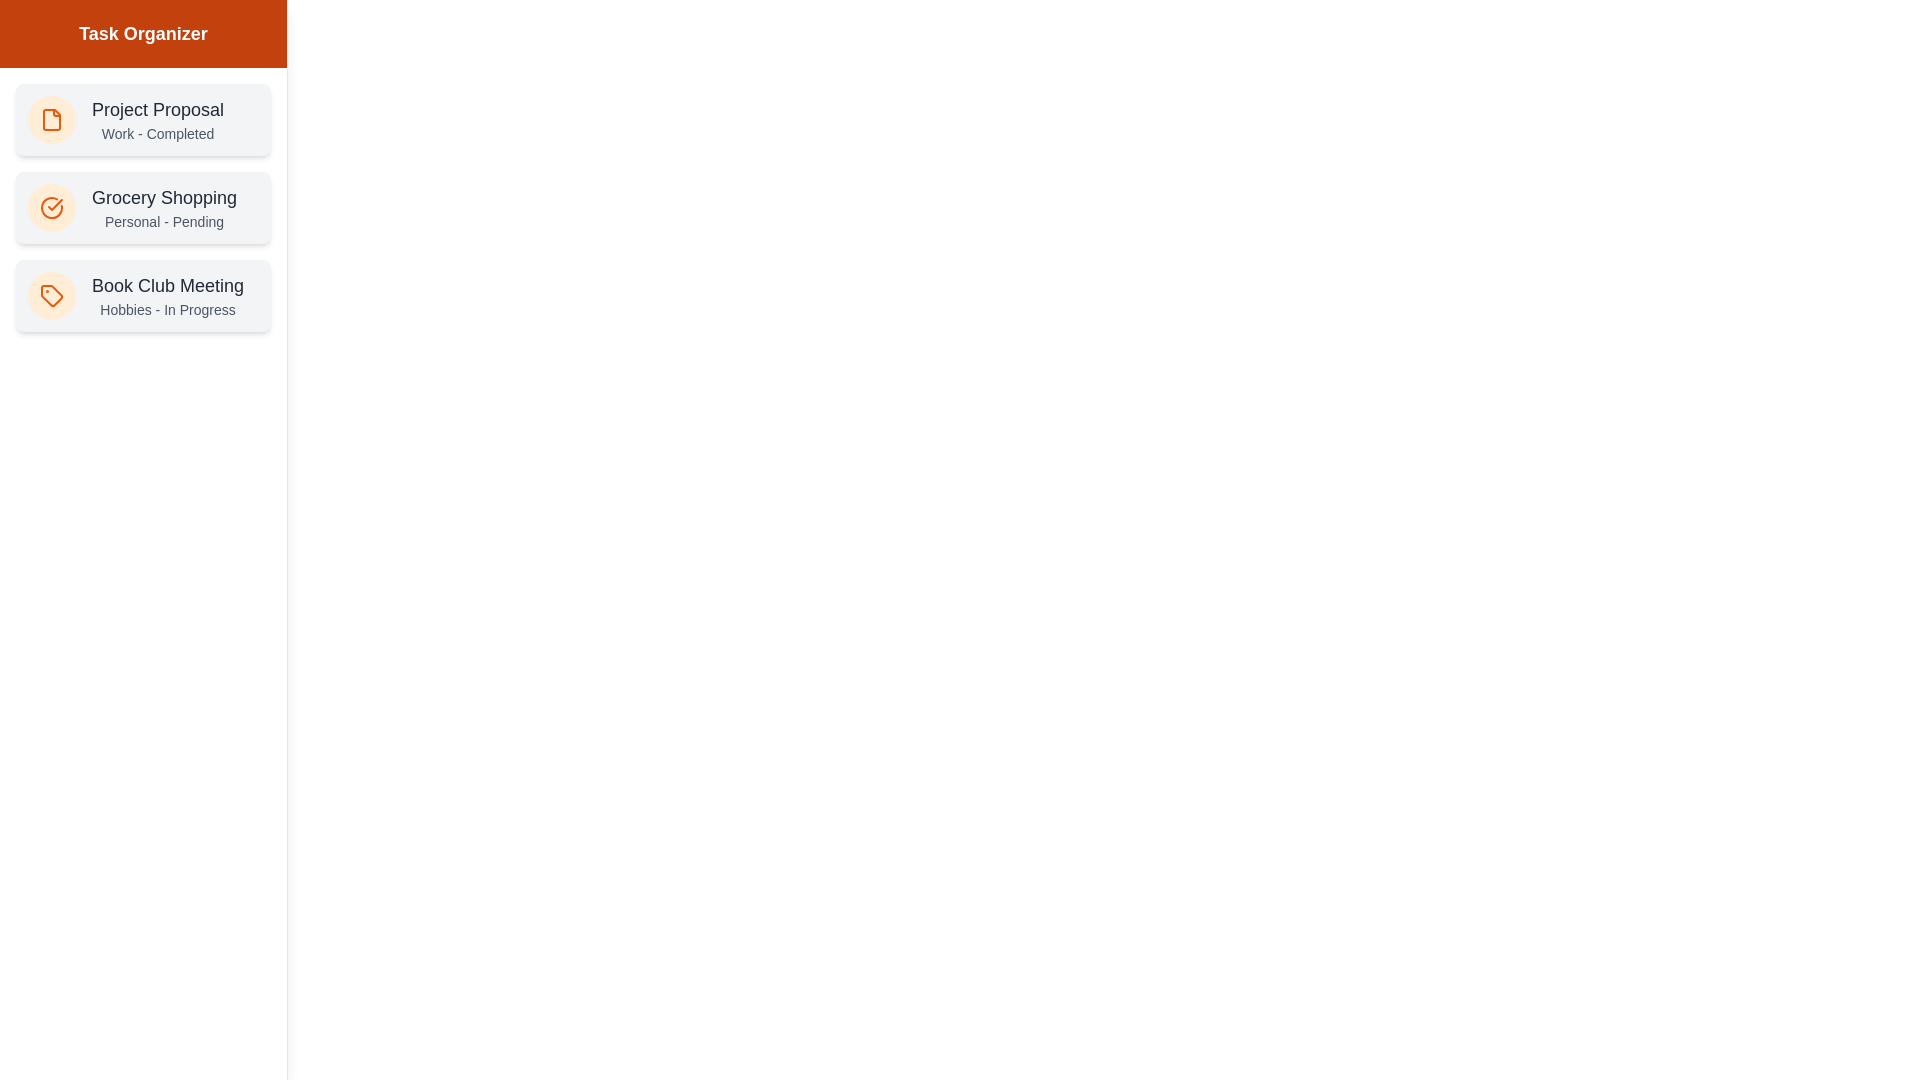  What do you see at coordinates (142, 296) in the screenshot?
I see `the task item Book Club Meeting from the list` at bounding box center [142, 296].